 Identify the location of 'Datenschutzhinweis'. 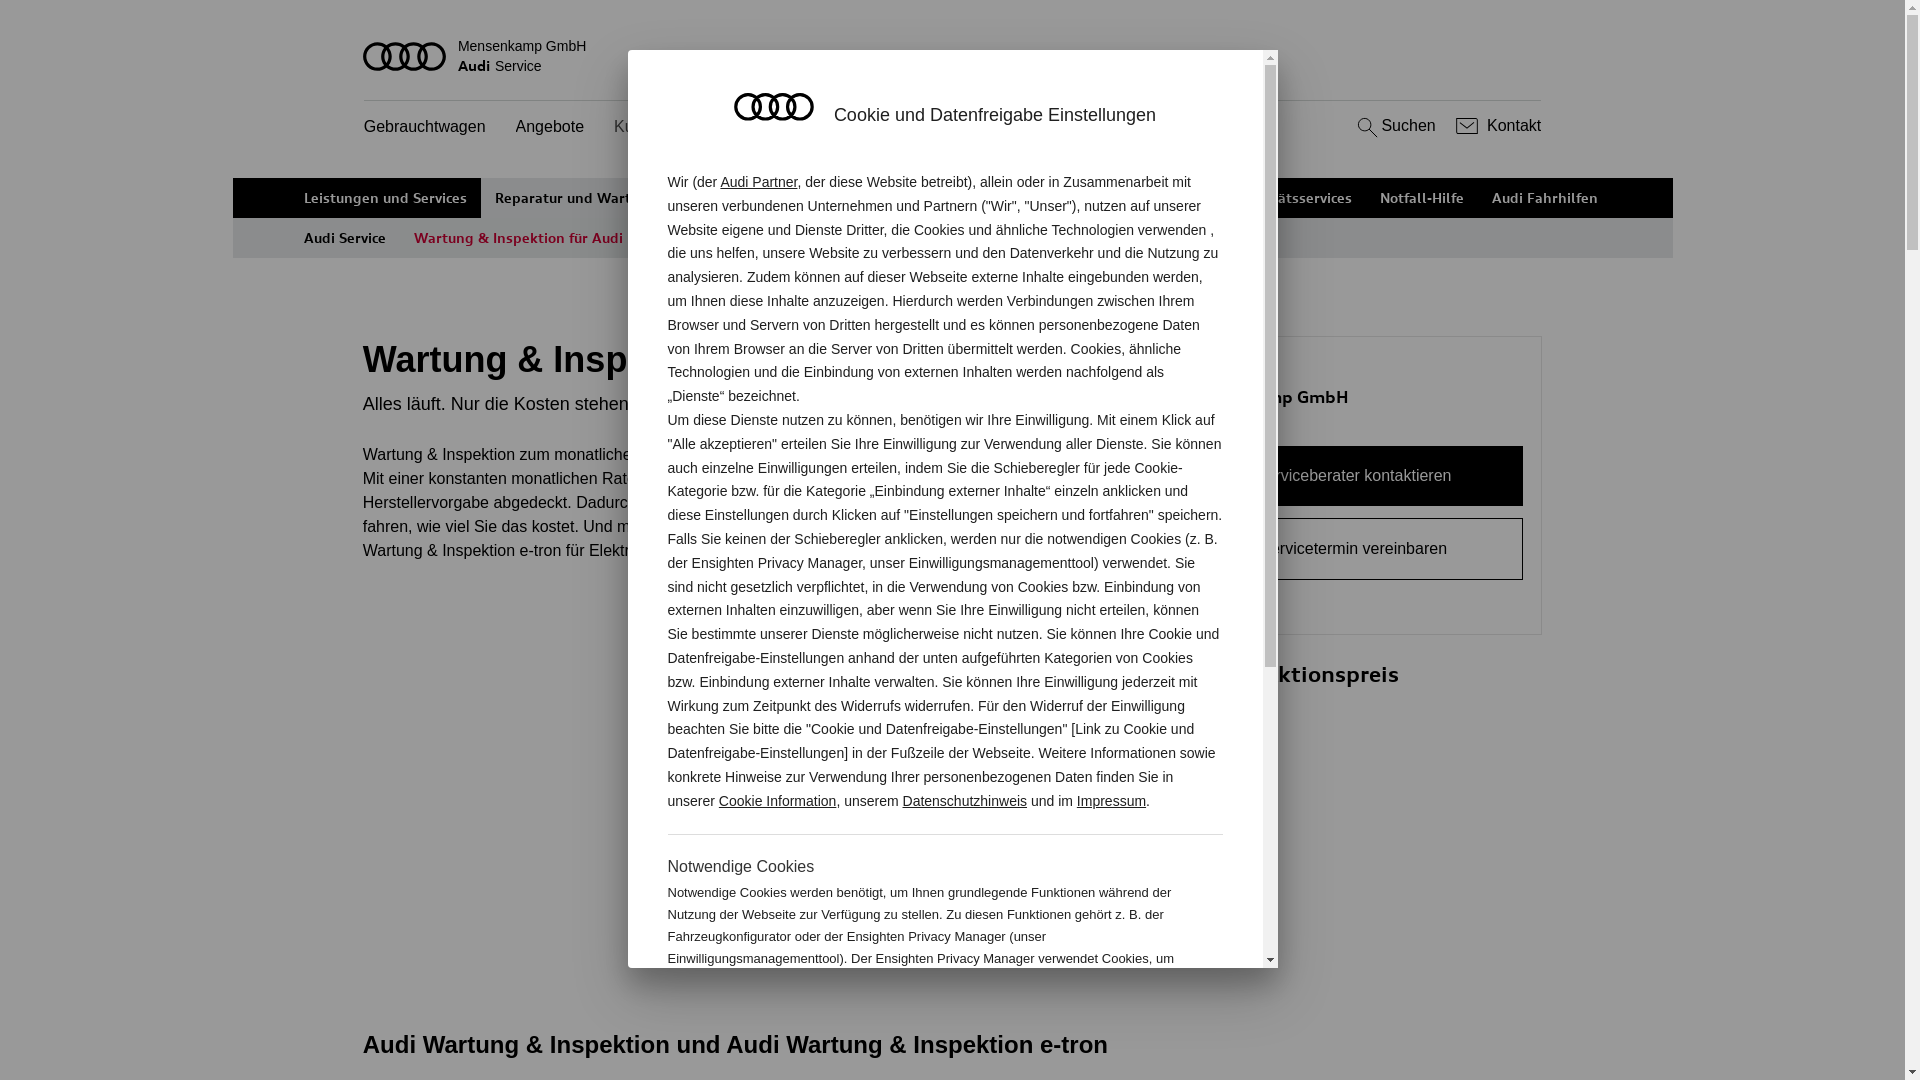
(901, 800).